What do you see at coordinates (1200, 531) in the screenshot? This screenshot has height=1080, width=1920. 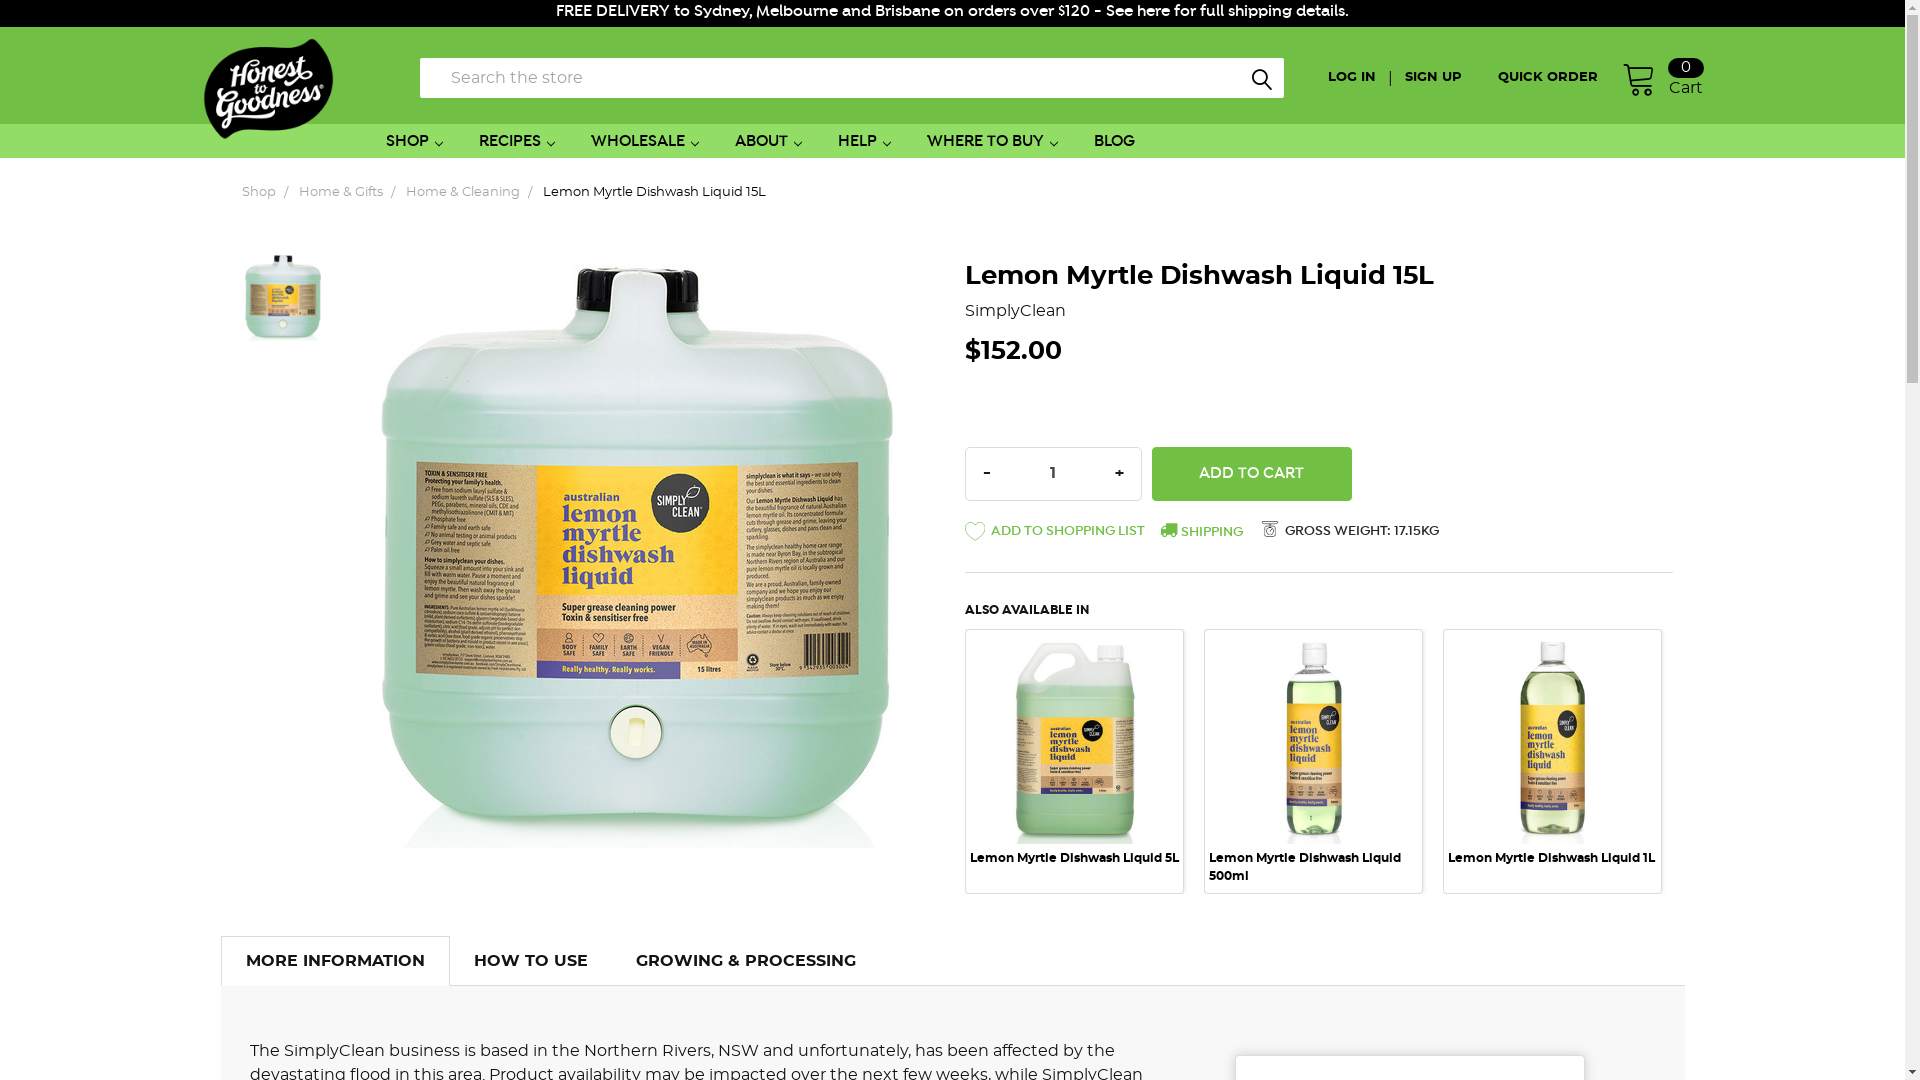 I see `'SHIPPING'` at bounding box center [1200, 531].